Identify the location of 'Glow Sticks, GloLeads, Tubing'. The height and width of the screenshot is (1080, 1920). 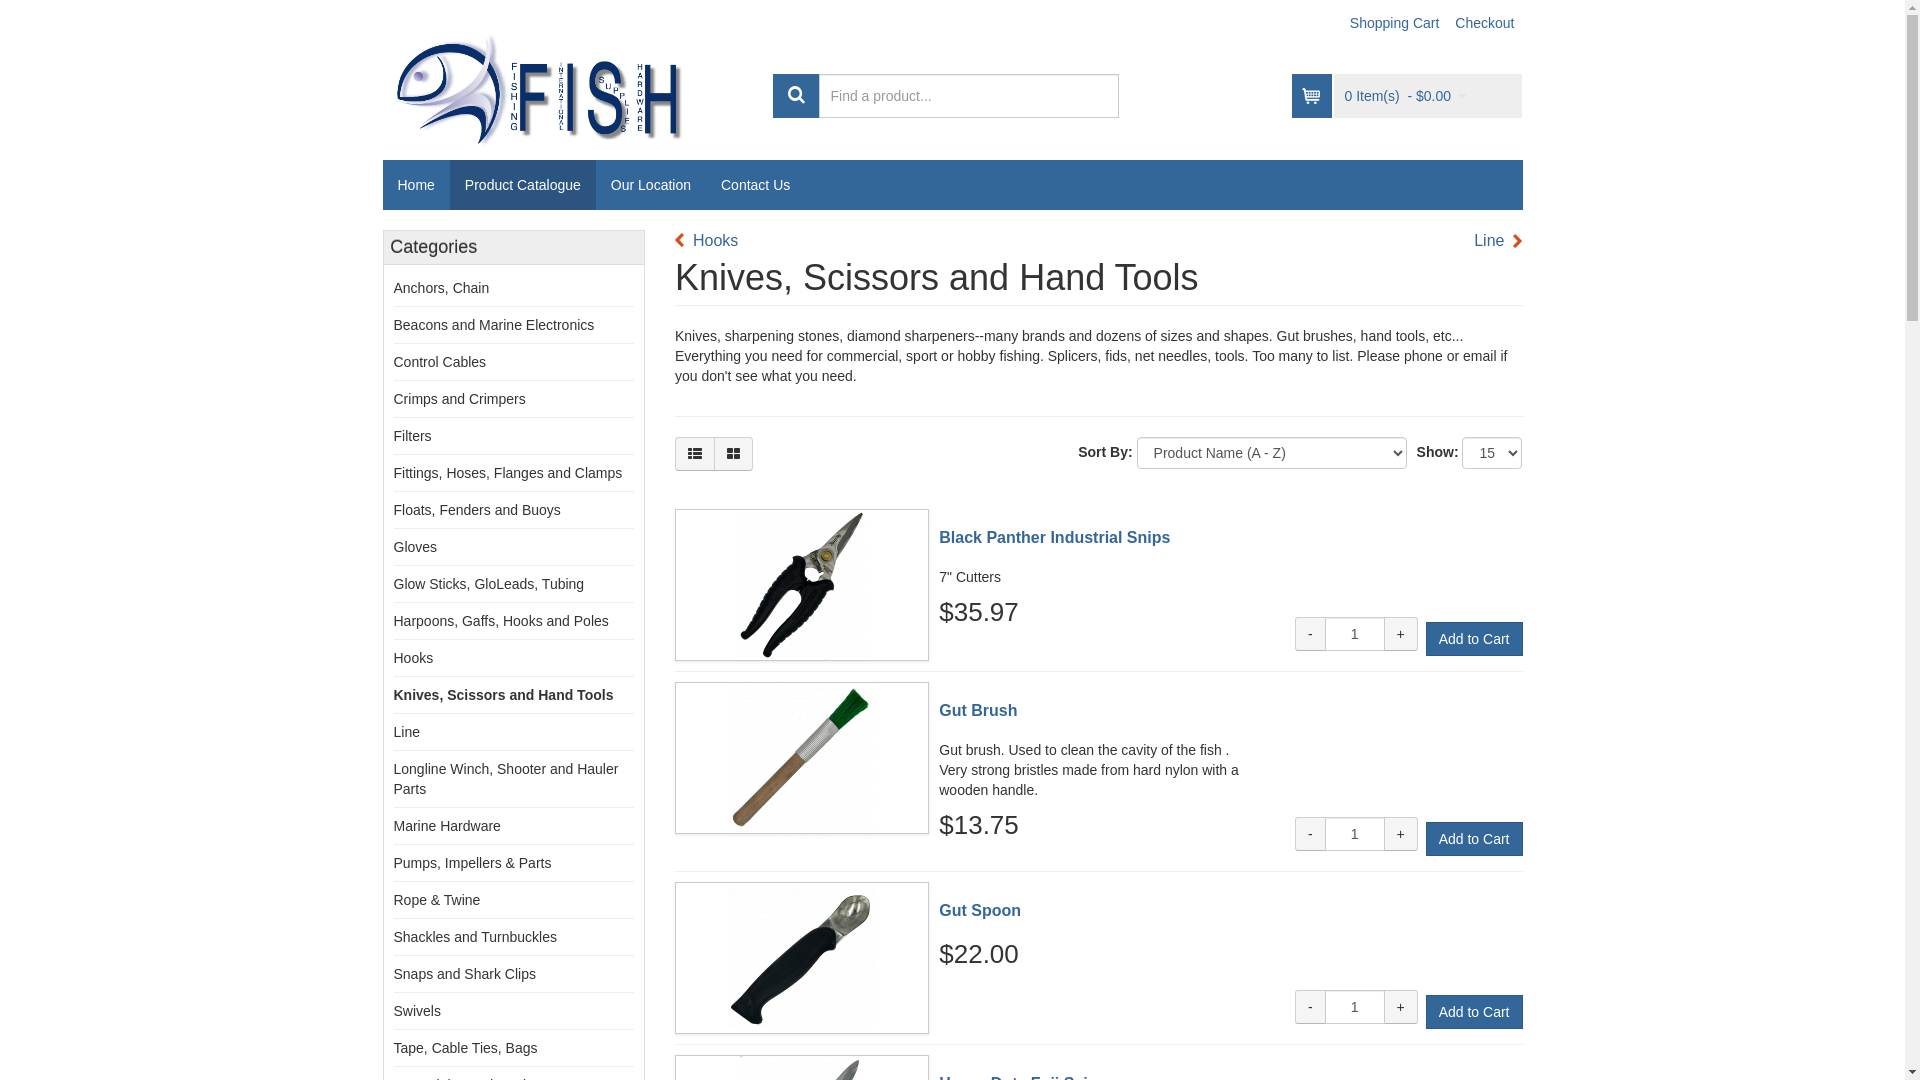
(489, 583).